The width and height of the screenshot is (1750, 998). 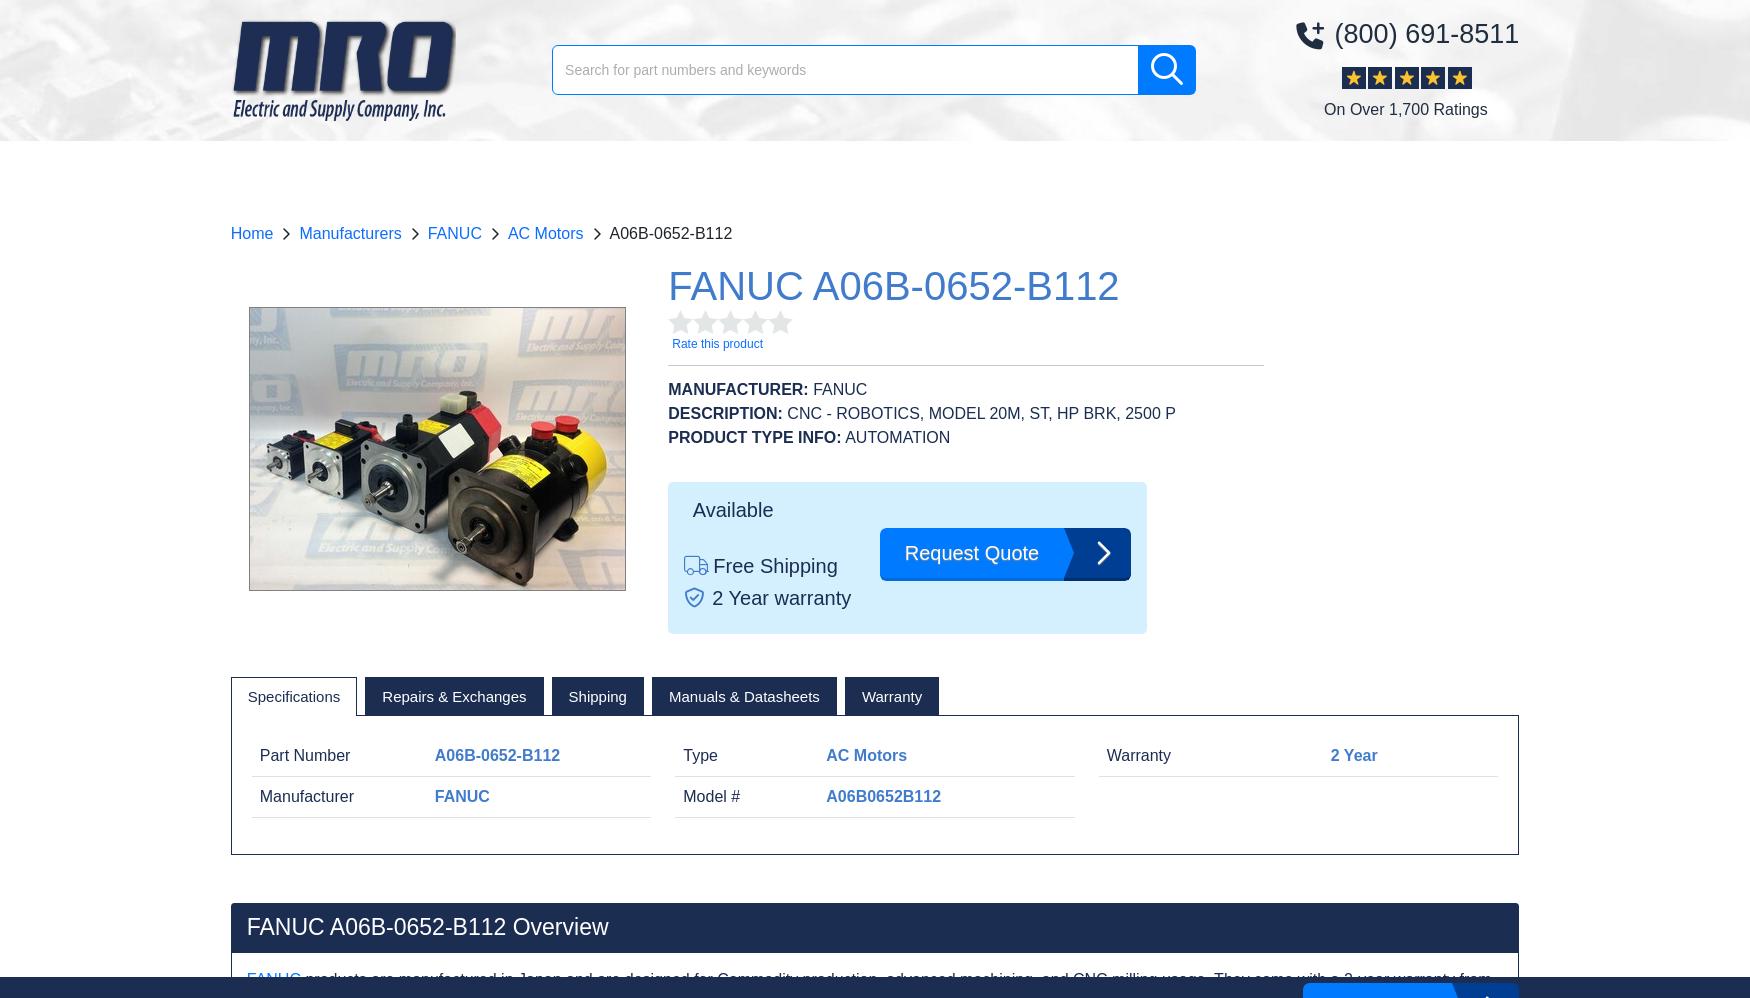 What do you see at coordinates (780, 328) in the screenshot?
I see `'1700'` at bounding box center [780, 328].